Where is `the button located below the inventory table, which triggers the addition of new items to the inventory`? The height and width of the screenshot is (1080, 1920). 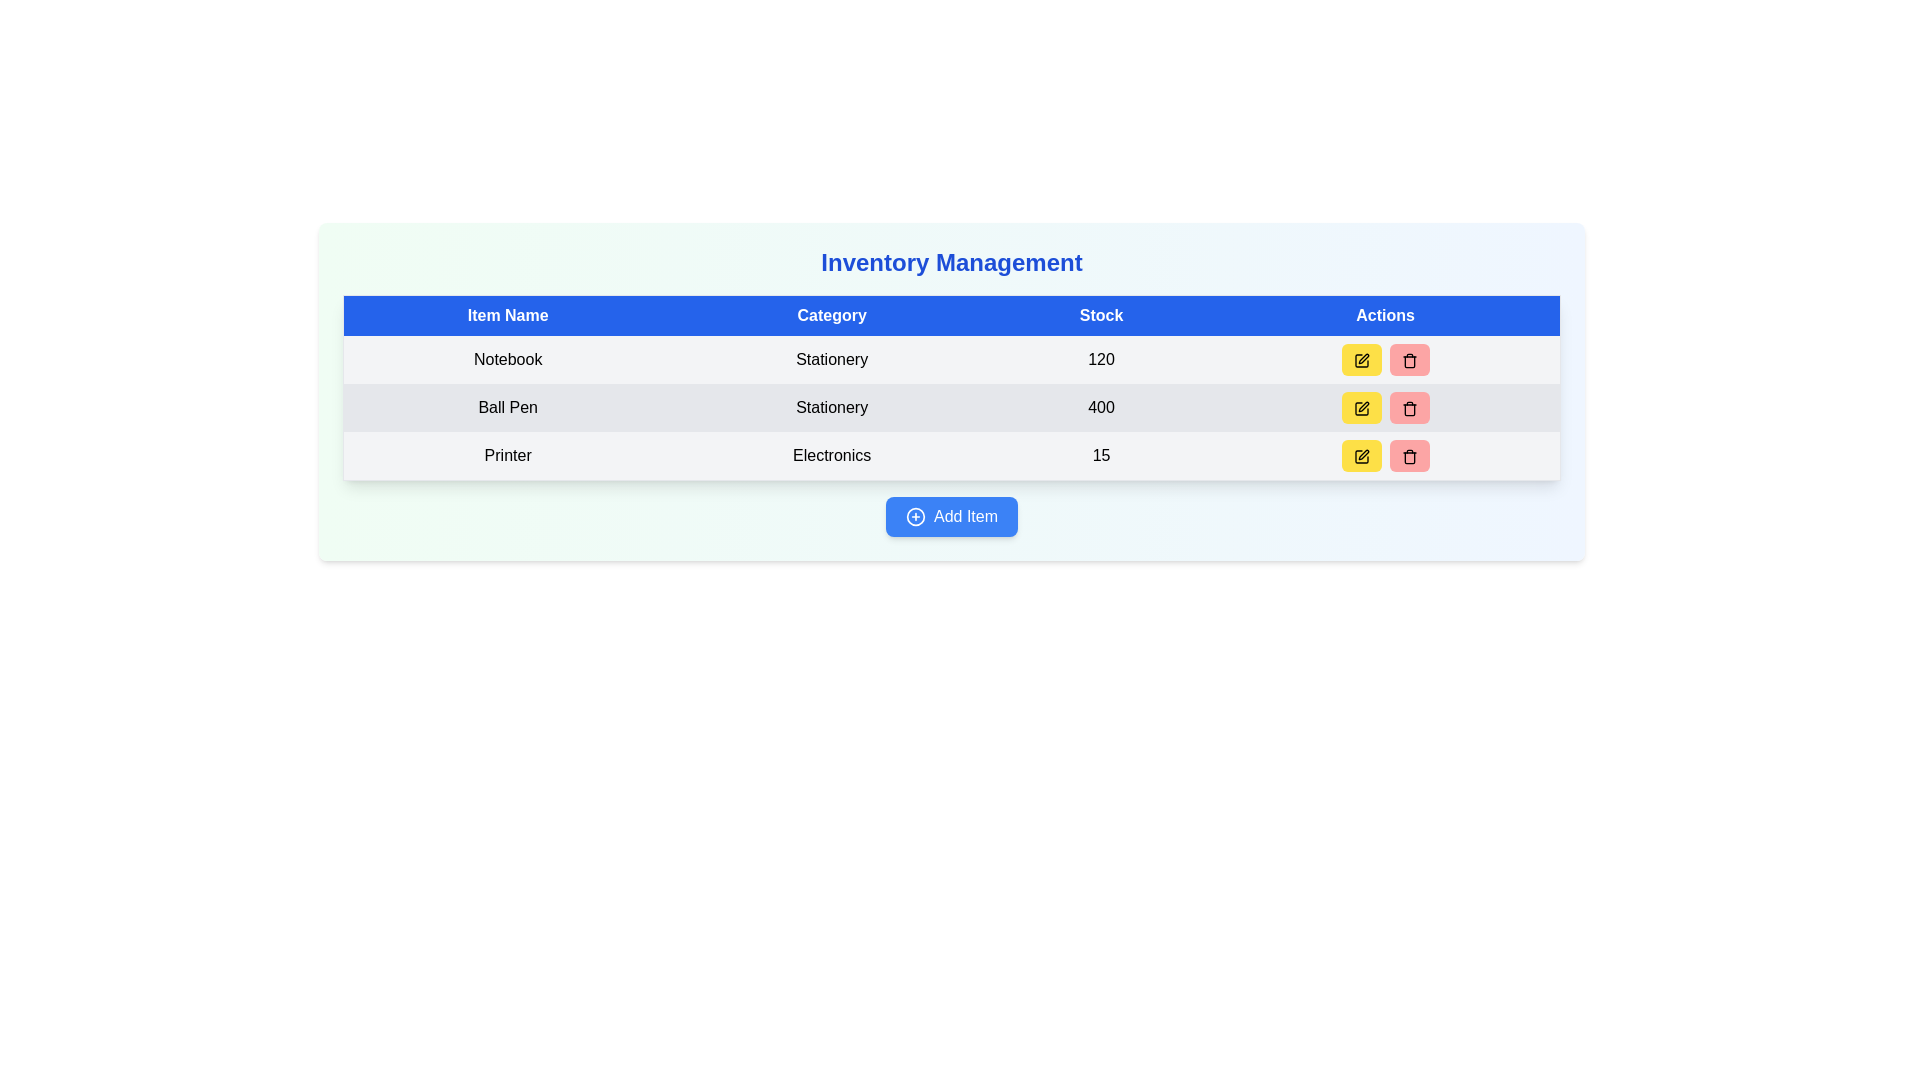 the button located below the inventory table, which triggers the addition of new items to the inventory is located at coordinates (950, 515).